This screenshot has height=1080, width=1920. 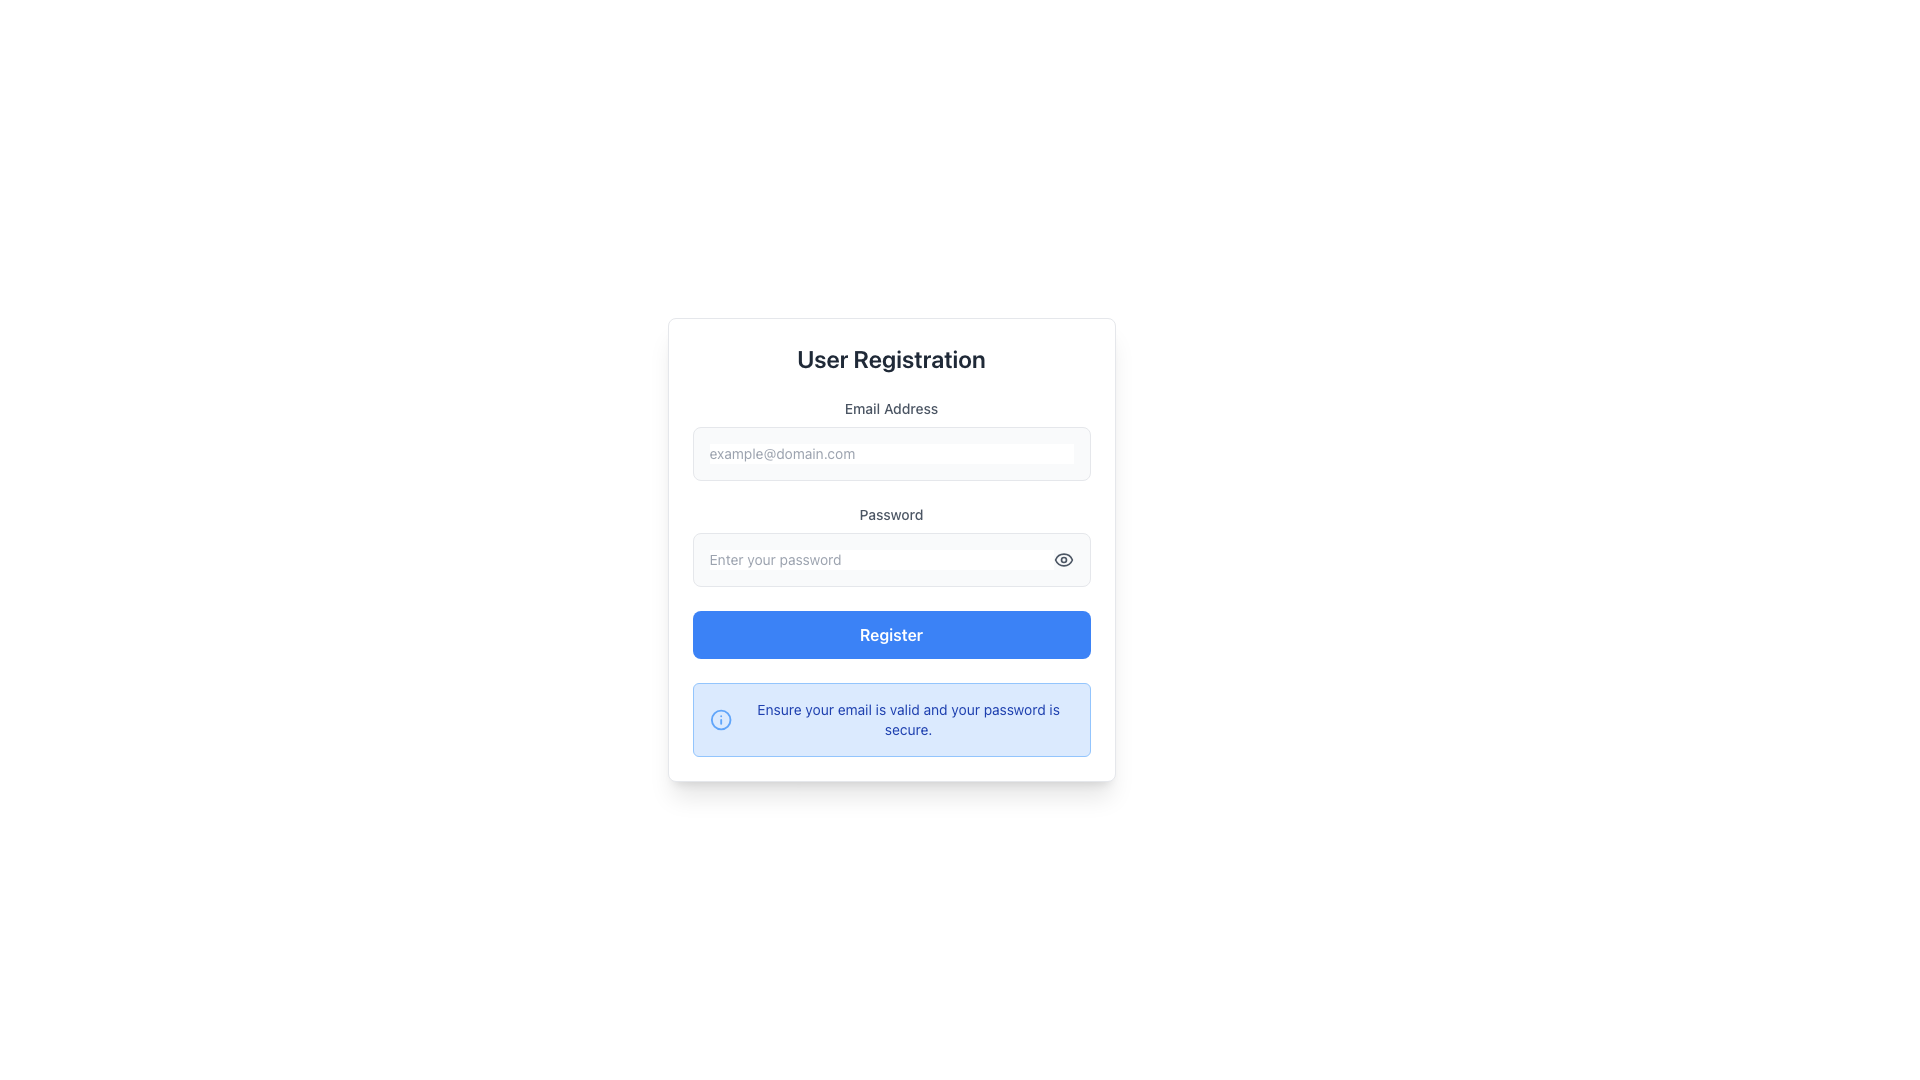 I want to click on the password input label, which is located beneath the 'Email Address' input label and above the 'Enter your password' text field, so click(x=890, y=514).